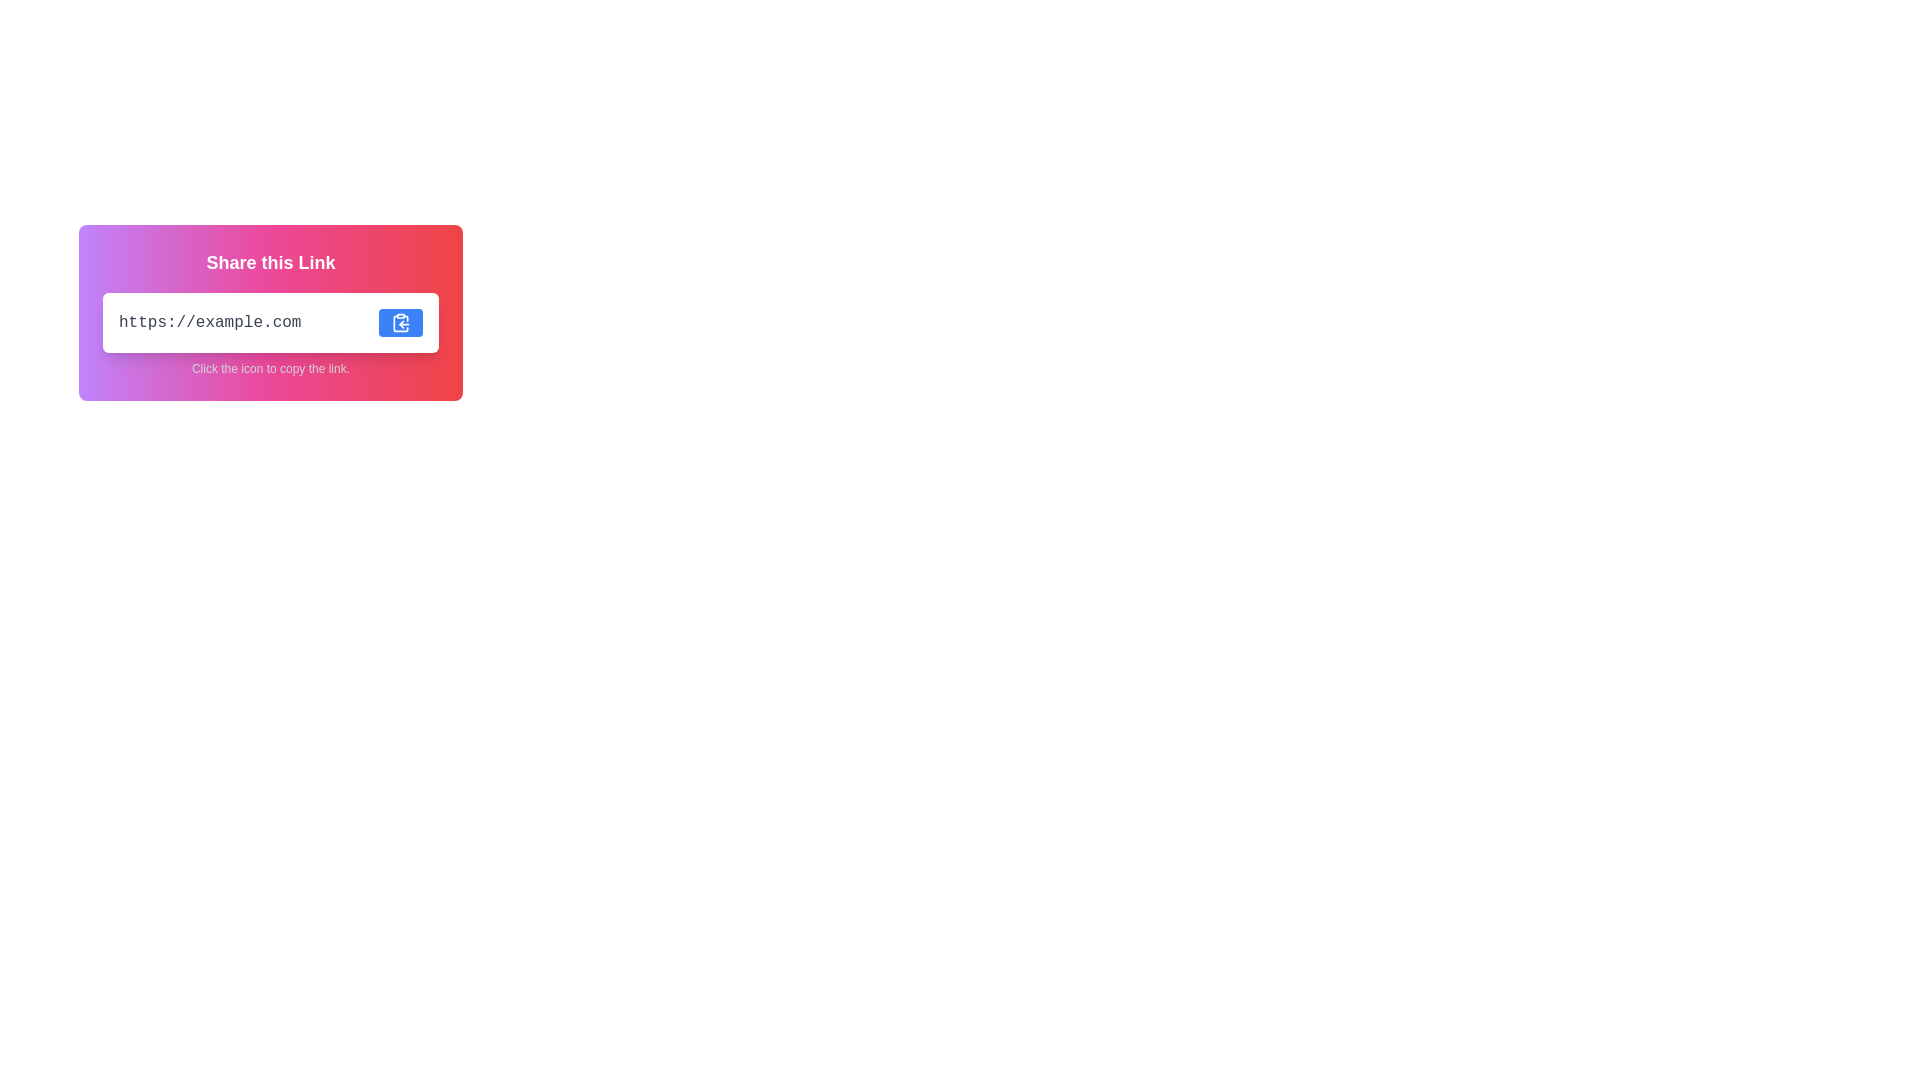 The width and height of the screenshot is (1920, 1080). I want to click on the text label that introduces and describes the purpose of the card, located at the top-center of the rounded rectangular card, so click(269, 261).